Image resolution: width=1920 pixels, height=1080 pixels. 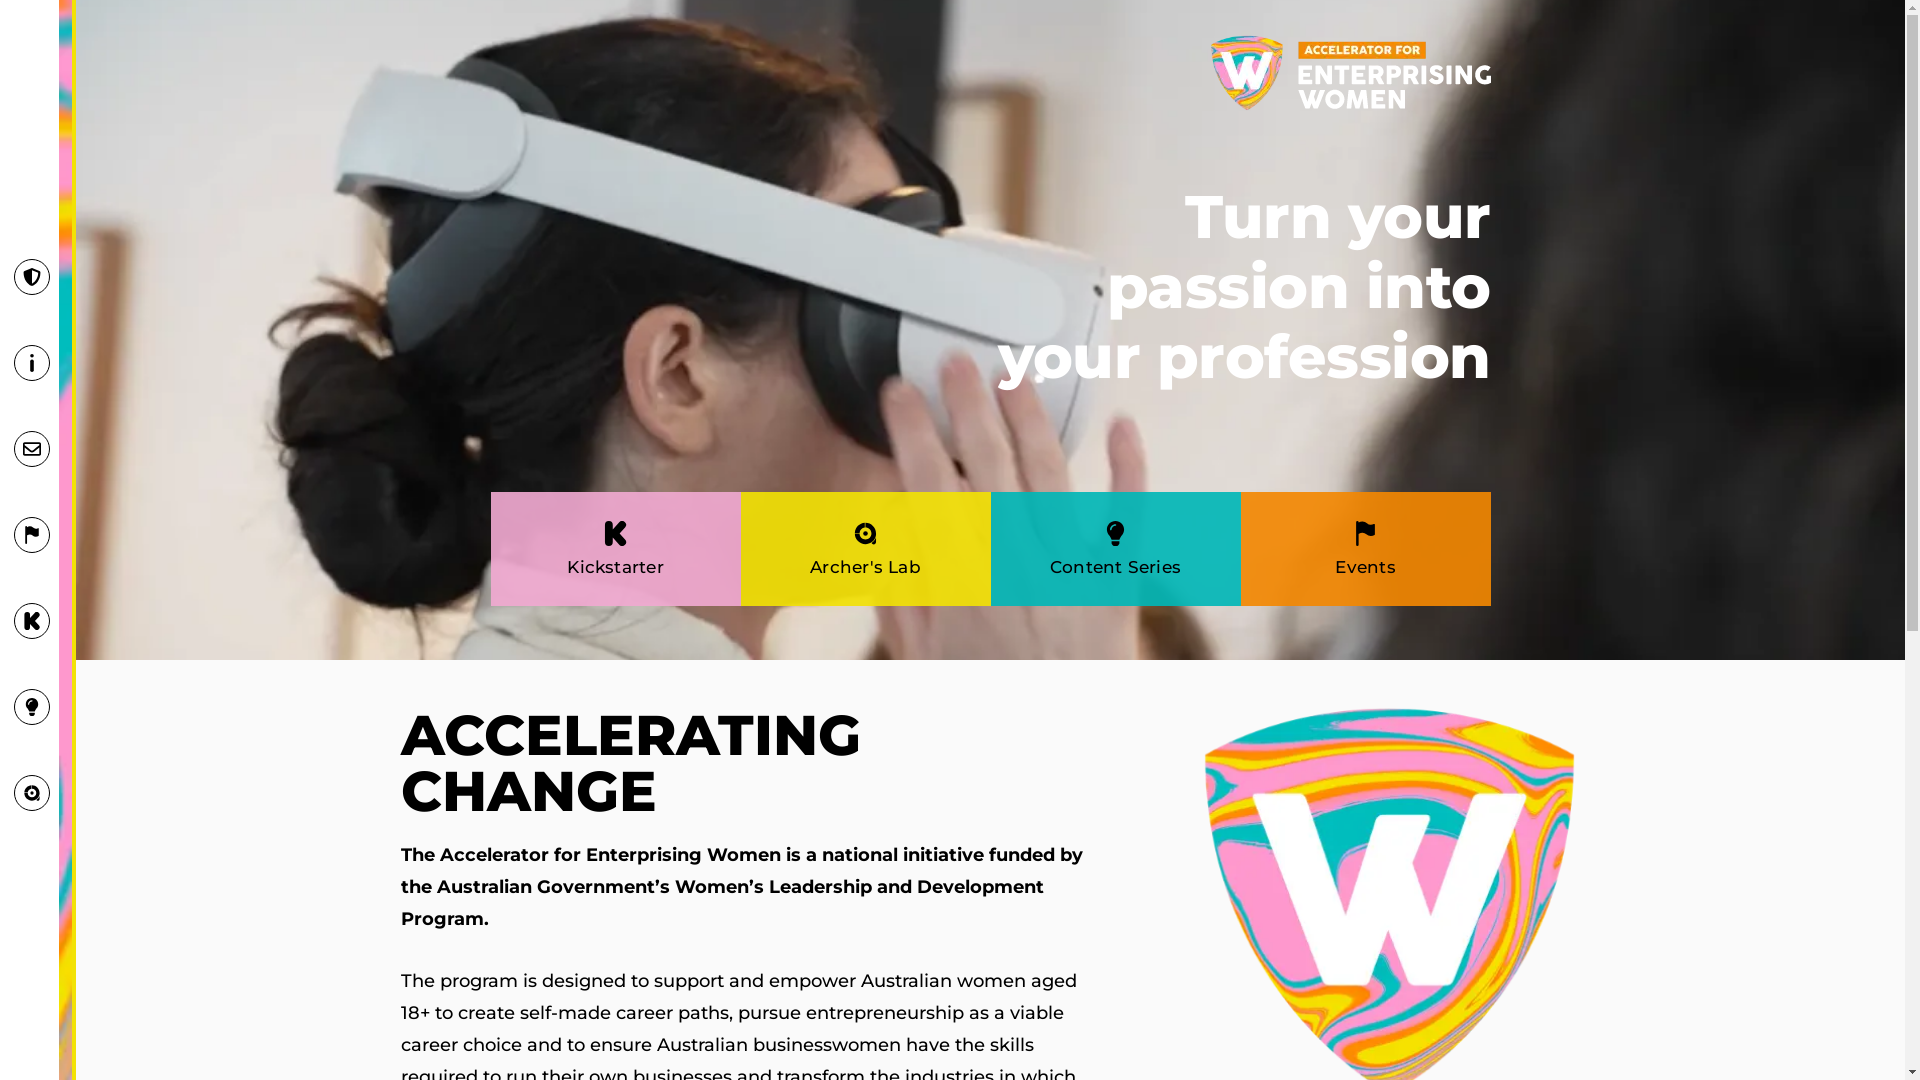 I want to click on 'Archer's Lab', so click(x=865, y=567).